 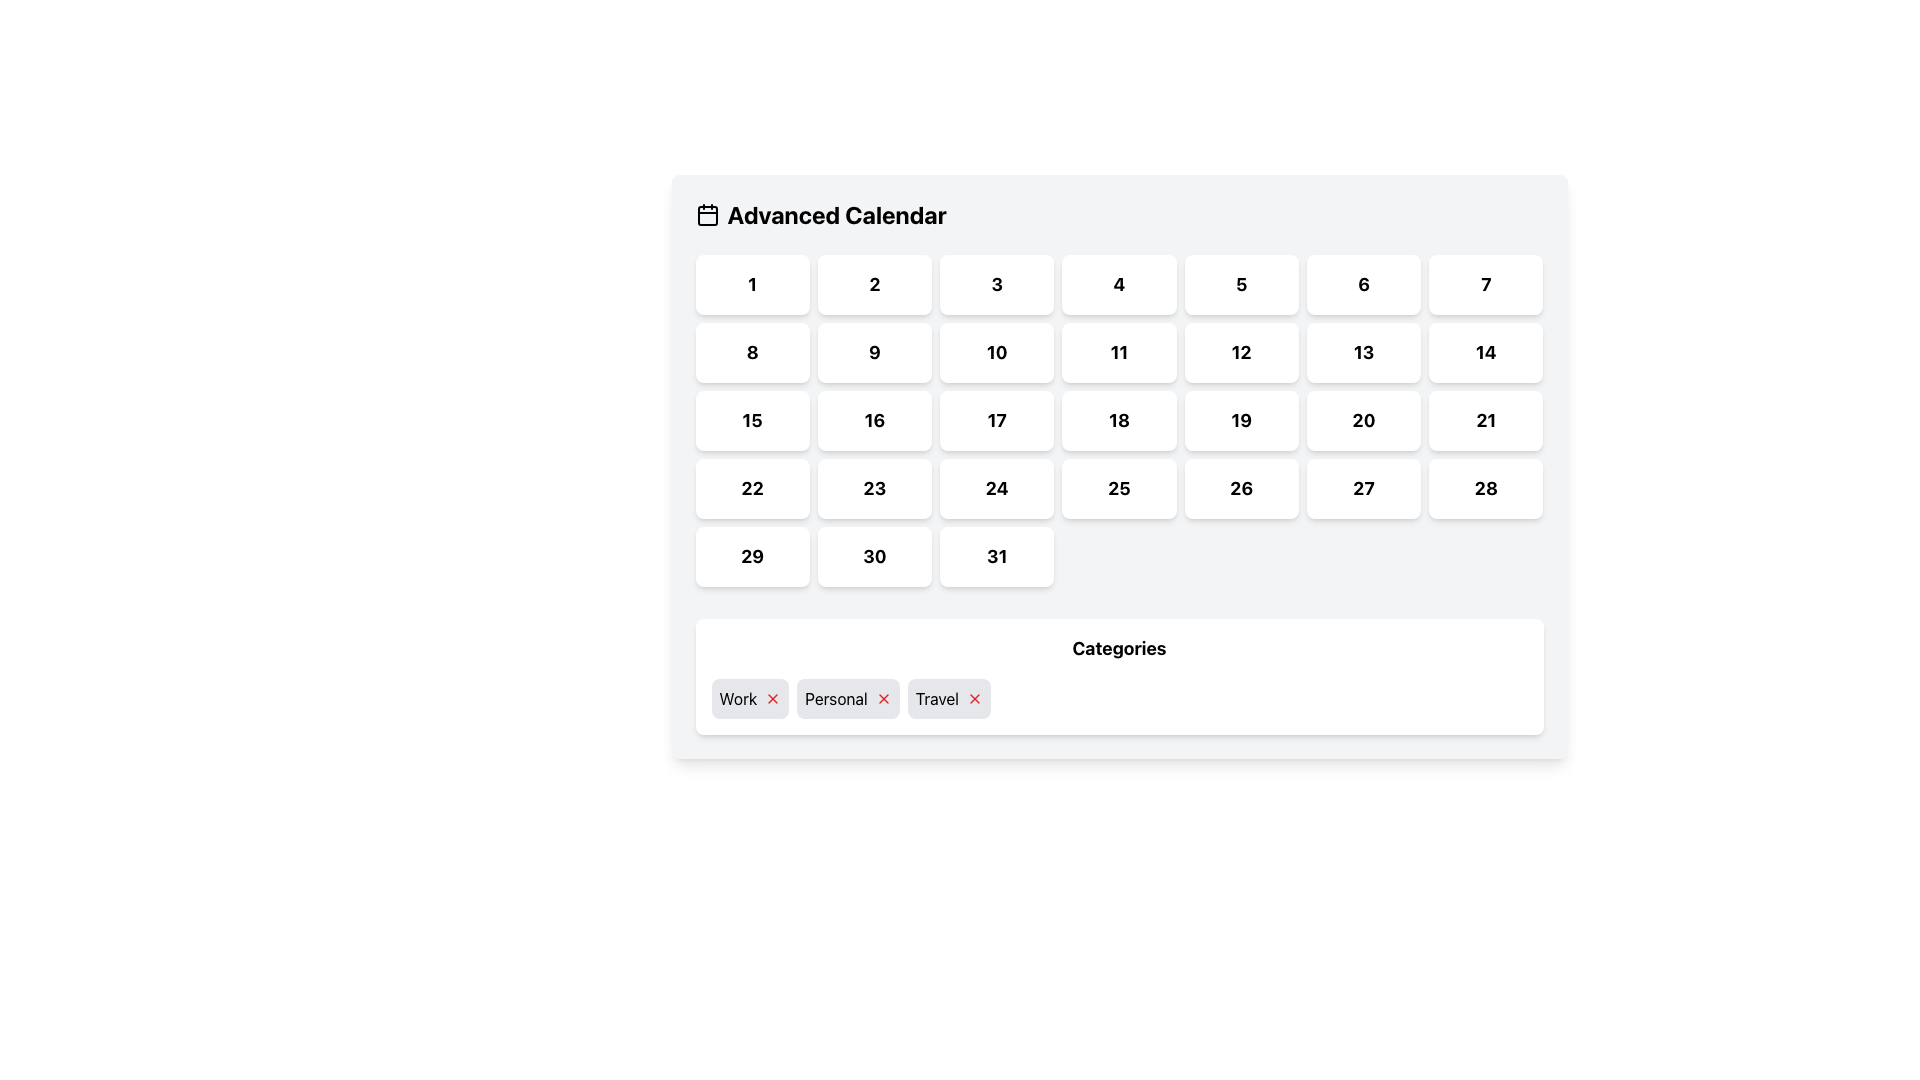 What do you see at coordinates (1486, 419) in the screenshot?
I see `the text label representing the date '21' in the calendar grid` at bounding box center [1486, 419].